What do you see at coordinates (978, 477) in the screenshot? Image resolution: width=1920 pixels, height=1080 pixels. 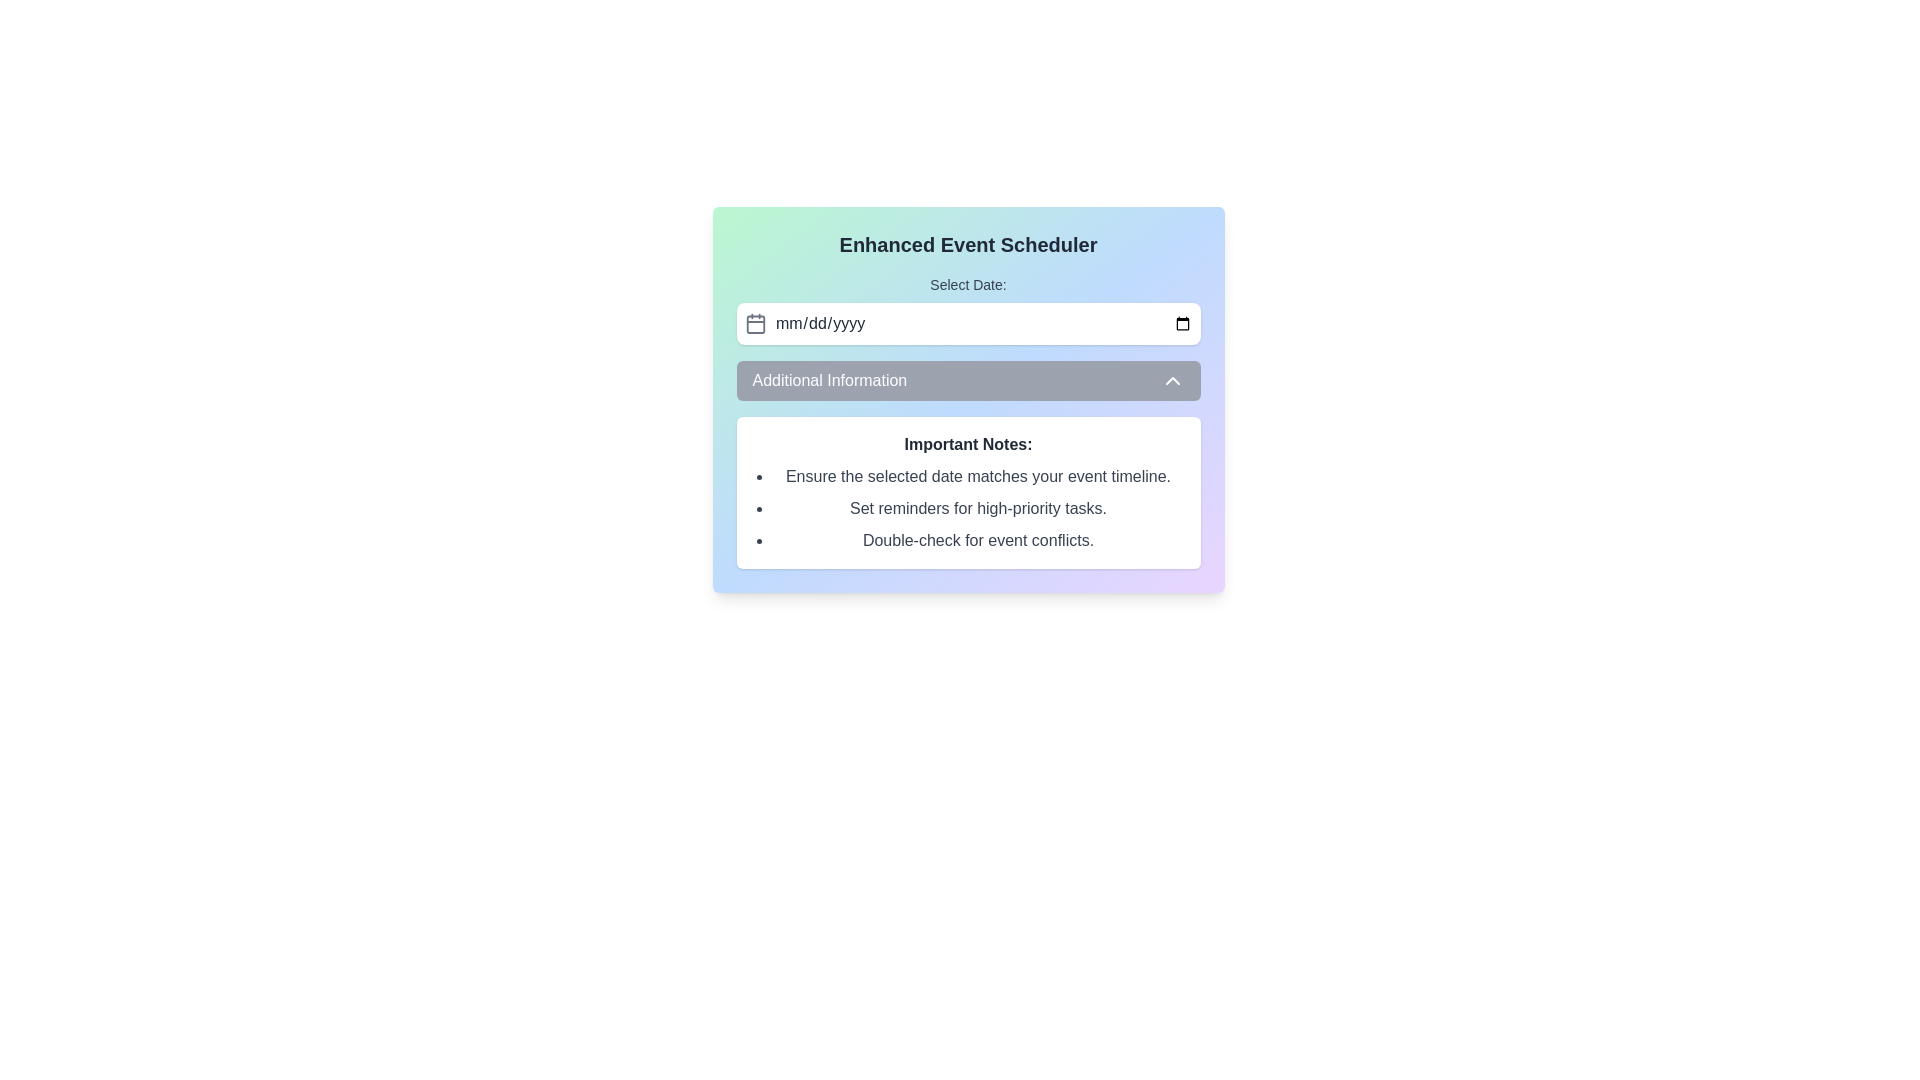 I see `informational guidance text located as the first item in the bulleted list under the heading 'Important Notes:' in the lower section of the UI interface` at bounding box center [978, 477].